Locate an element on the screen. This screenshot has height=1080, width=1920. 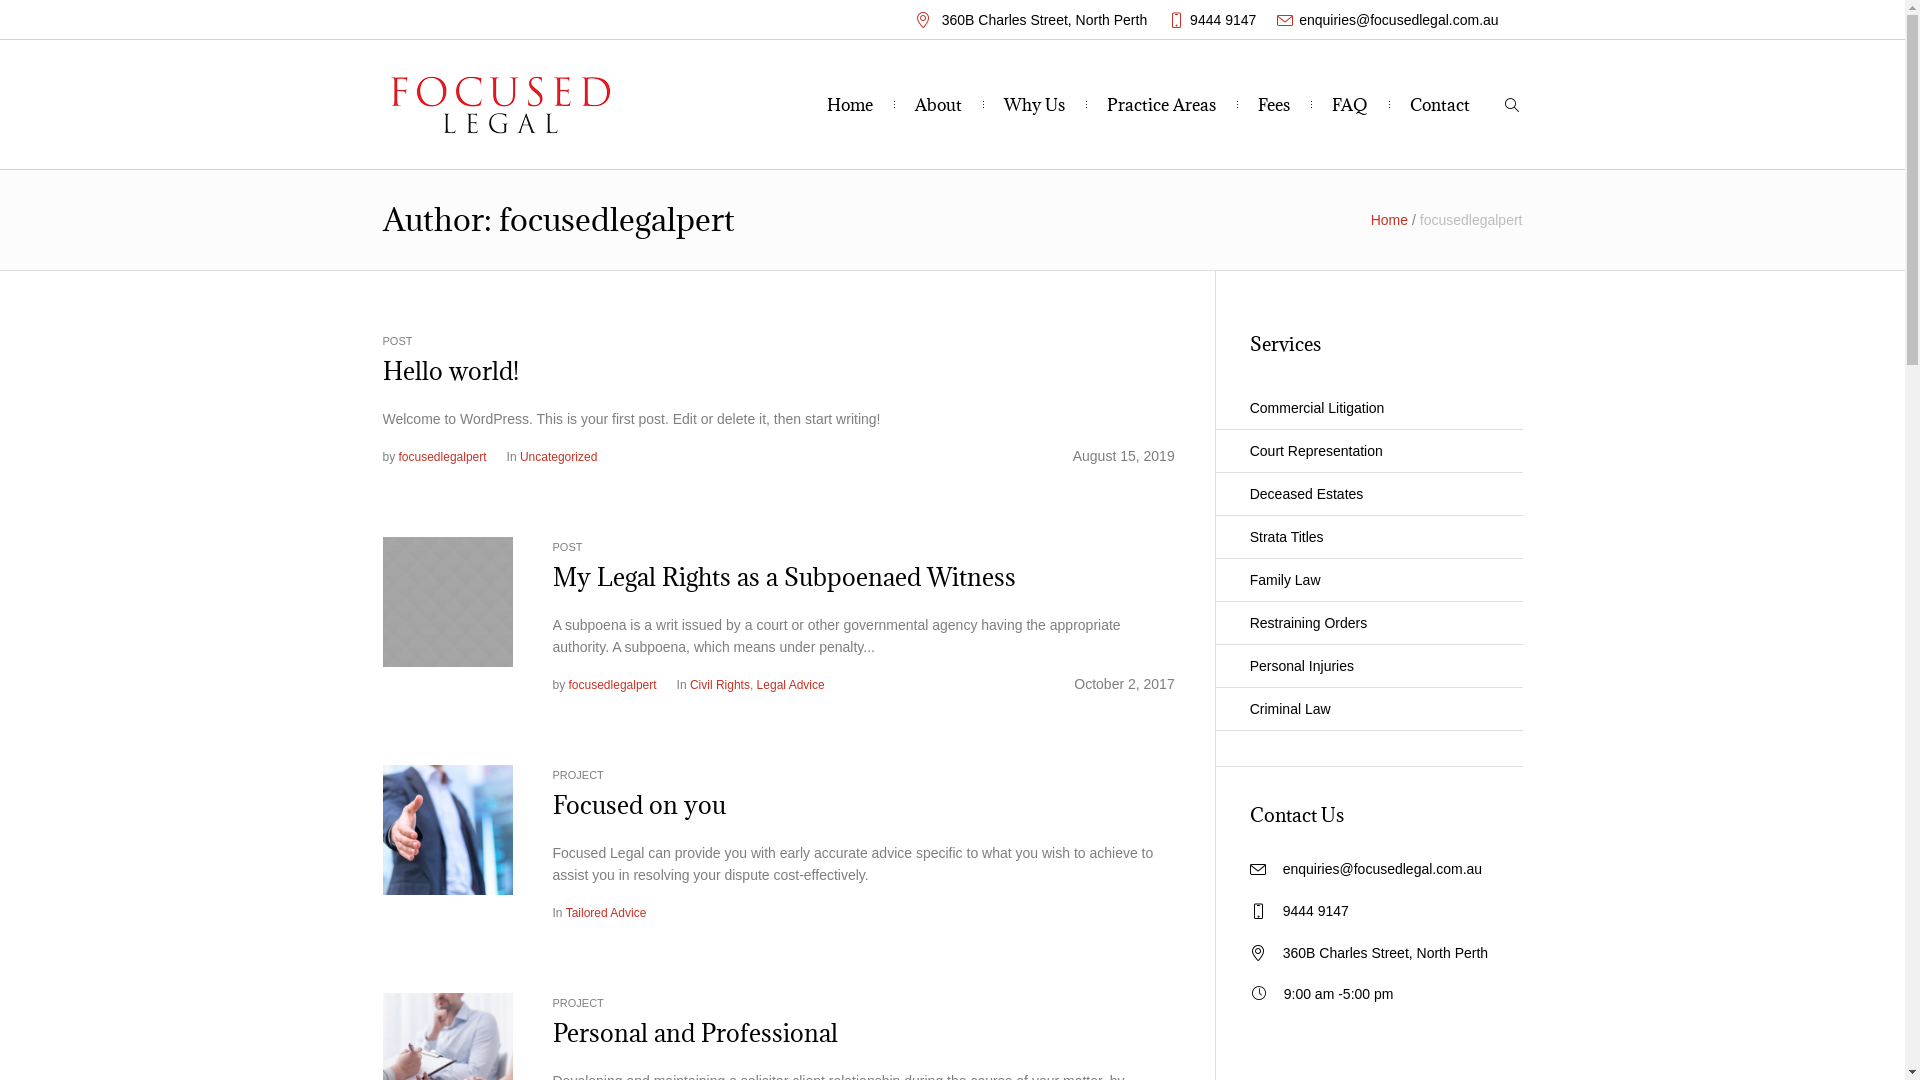
'Hello world!' is located at coordinates (382, 370).